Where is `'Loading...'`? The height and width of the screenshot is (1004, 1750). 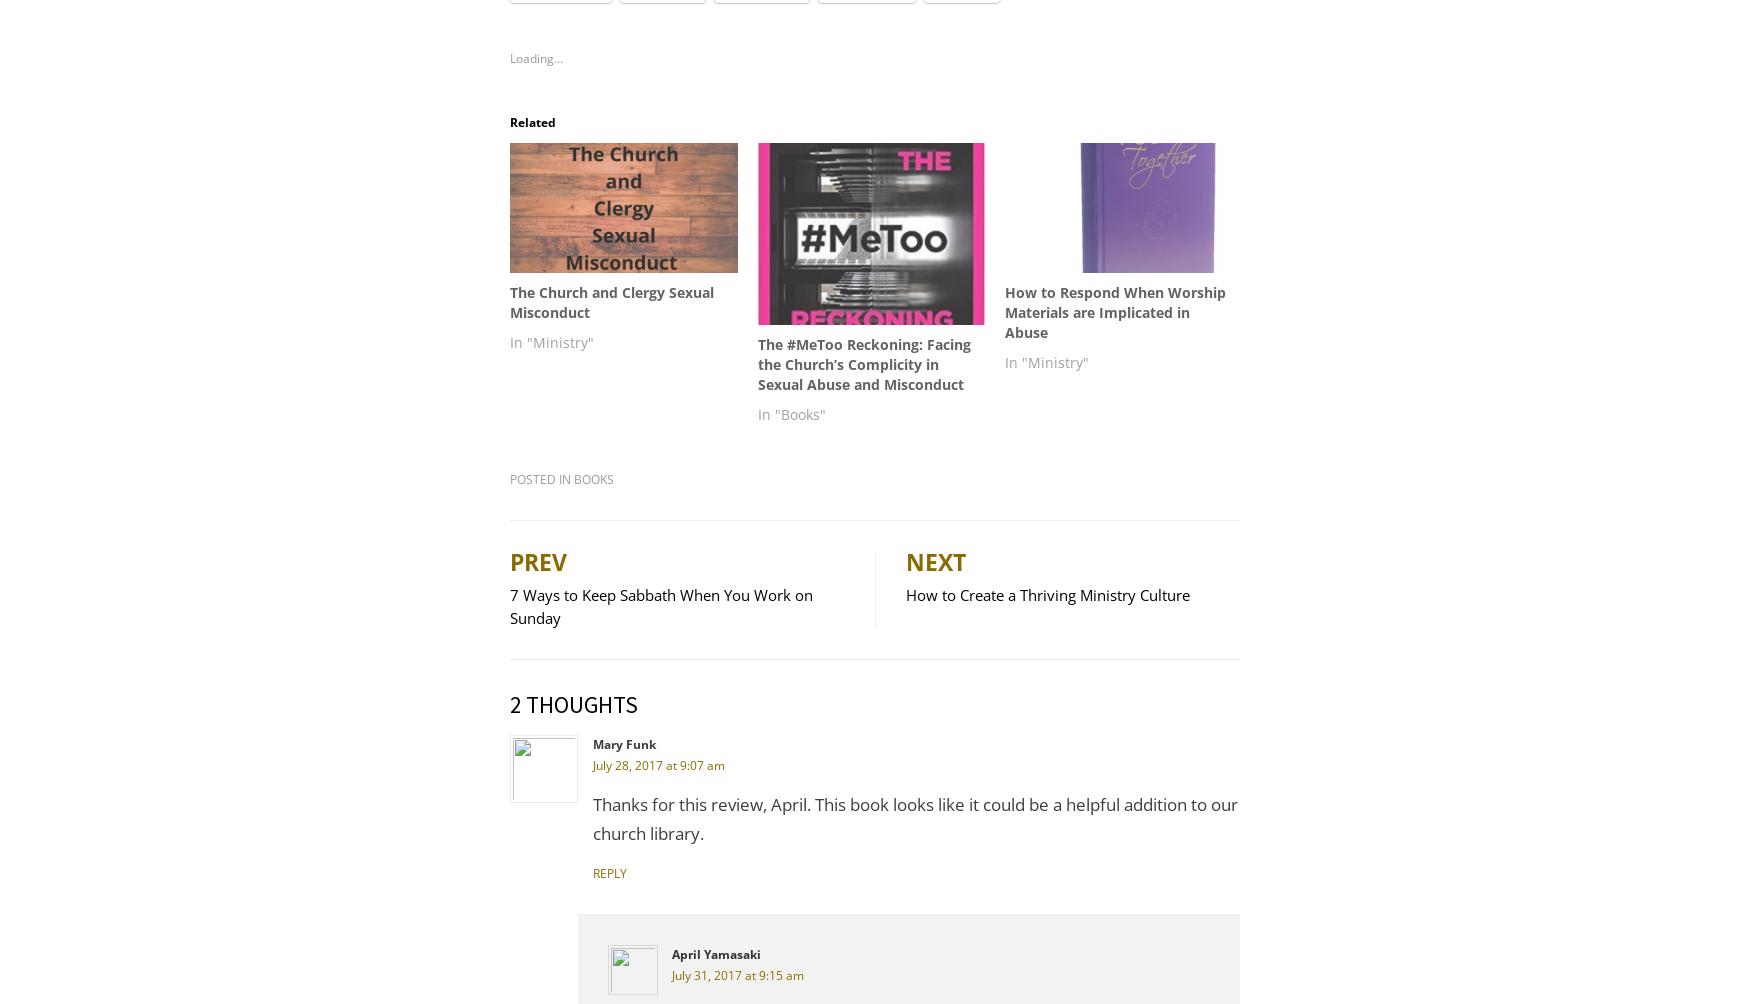 'Loading...' is located at coordinates (508, 58).